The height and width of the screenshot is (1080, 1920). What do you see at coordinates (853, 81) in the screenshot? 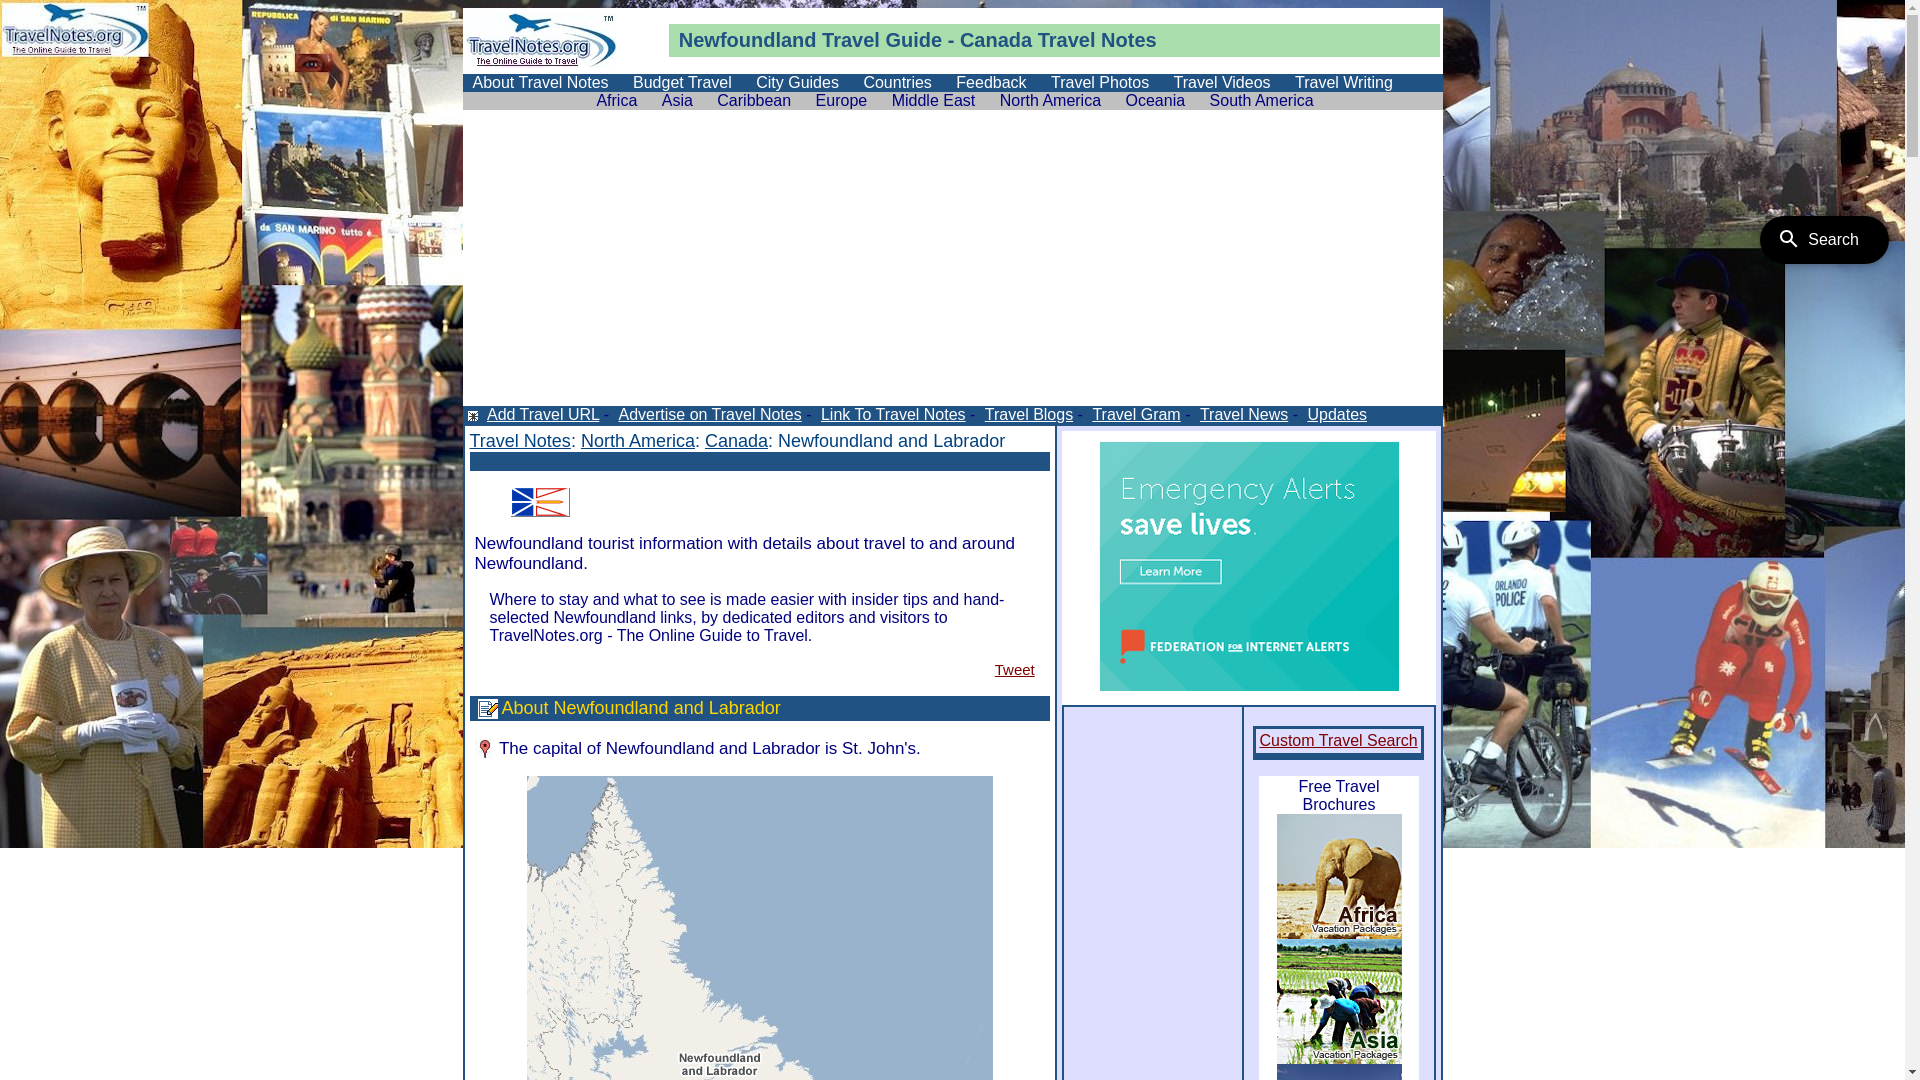
I see `'Countries'` at bounding box center [853, 81].